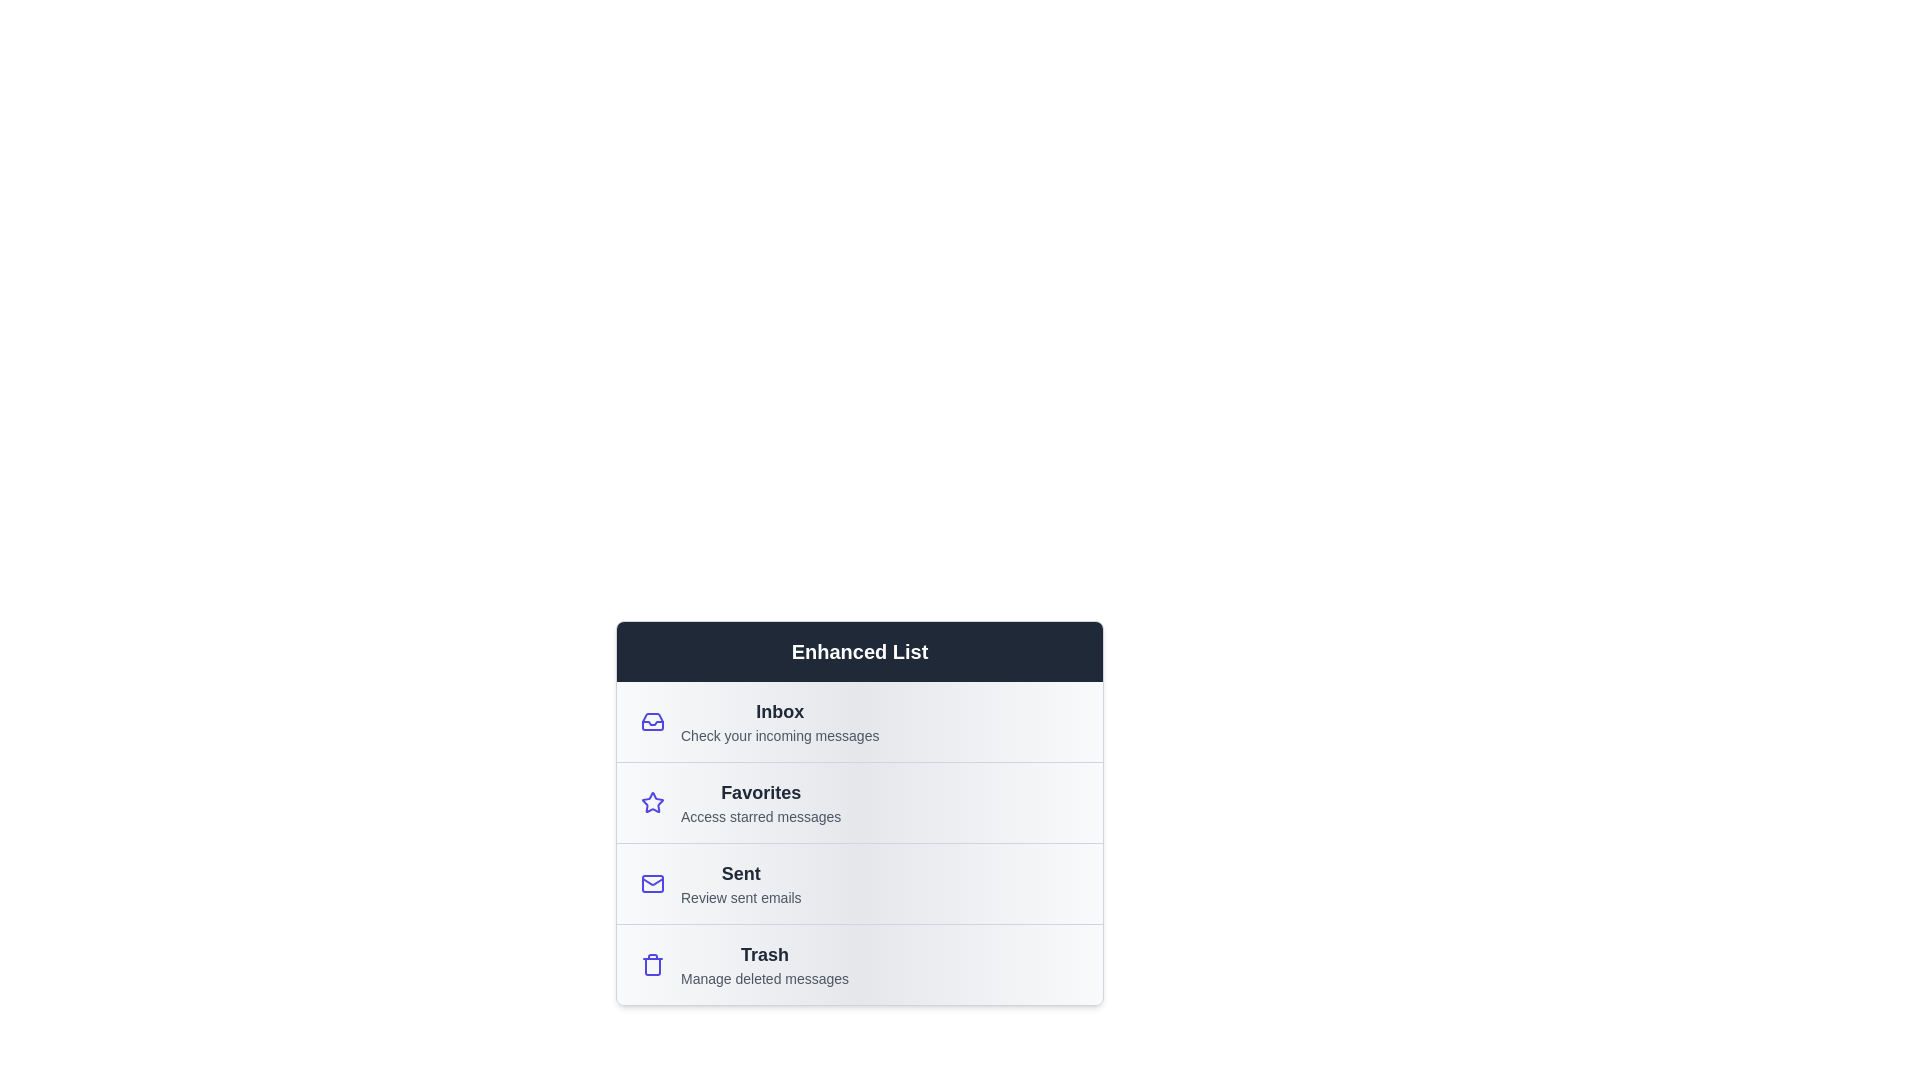 This screenshot has width=1920, height=1080. What do you see at coordinates (760, 792) in the screenshot?
I see `the 'Favorites' text label, which is the second item in the 'Enhanced List' menu, positioned between 'Inbox' and 'Access starred messages'` at bounding box center [760, 792].